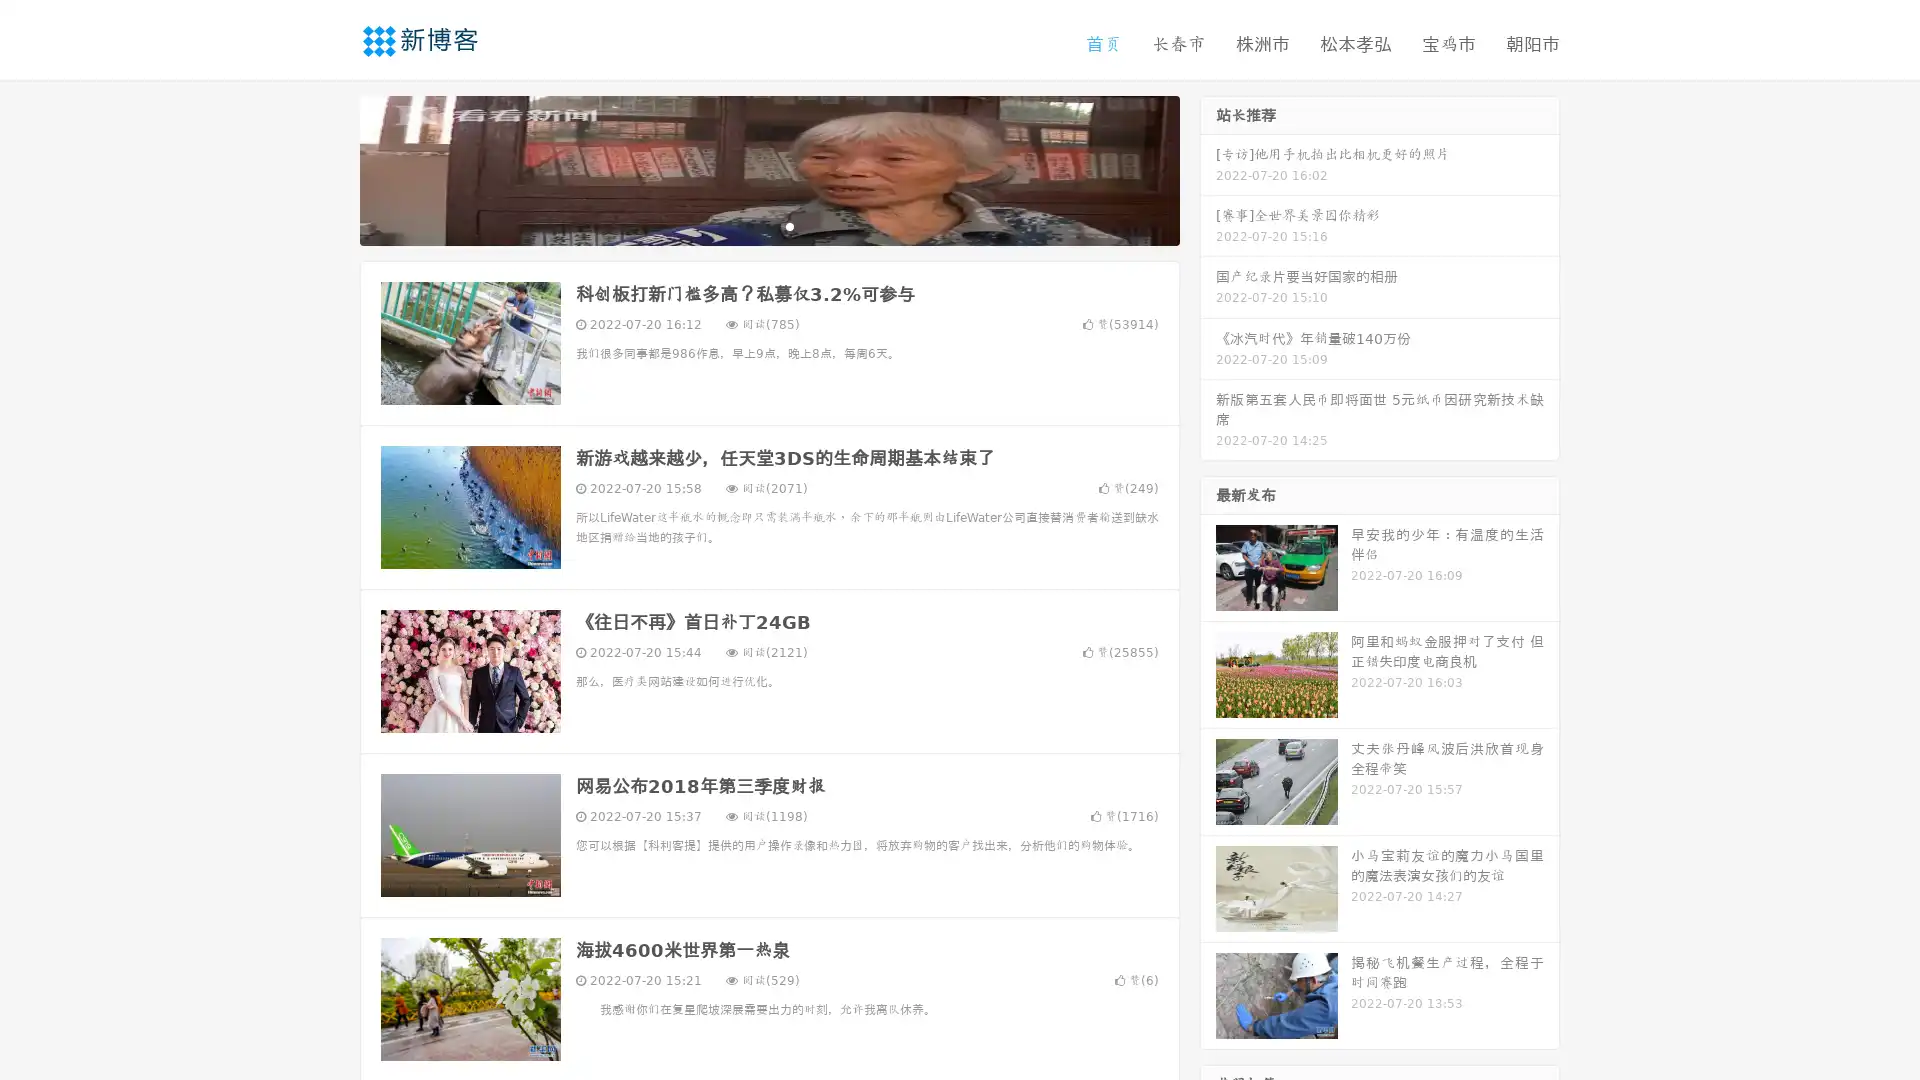  What do you see at coordinates (330, 168) in the screenshot?
I see `Previous slide` at bounding box center [330, 168].